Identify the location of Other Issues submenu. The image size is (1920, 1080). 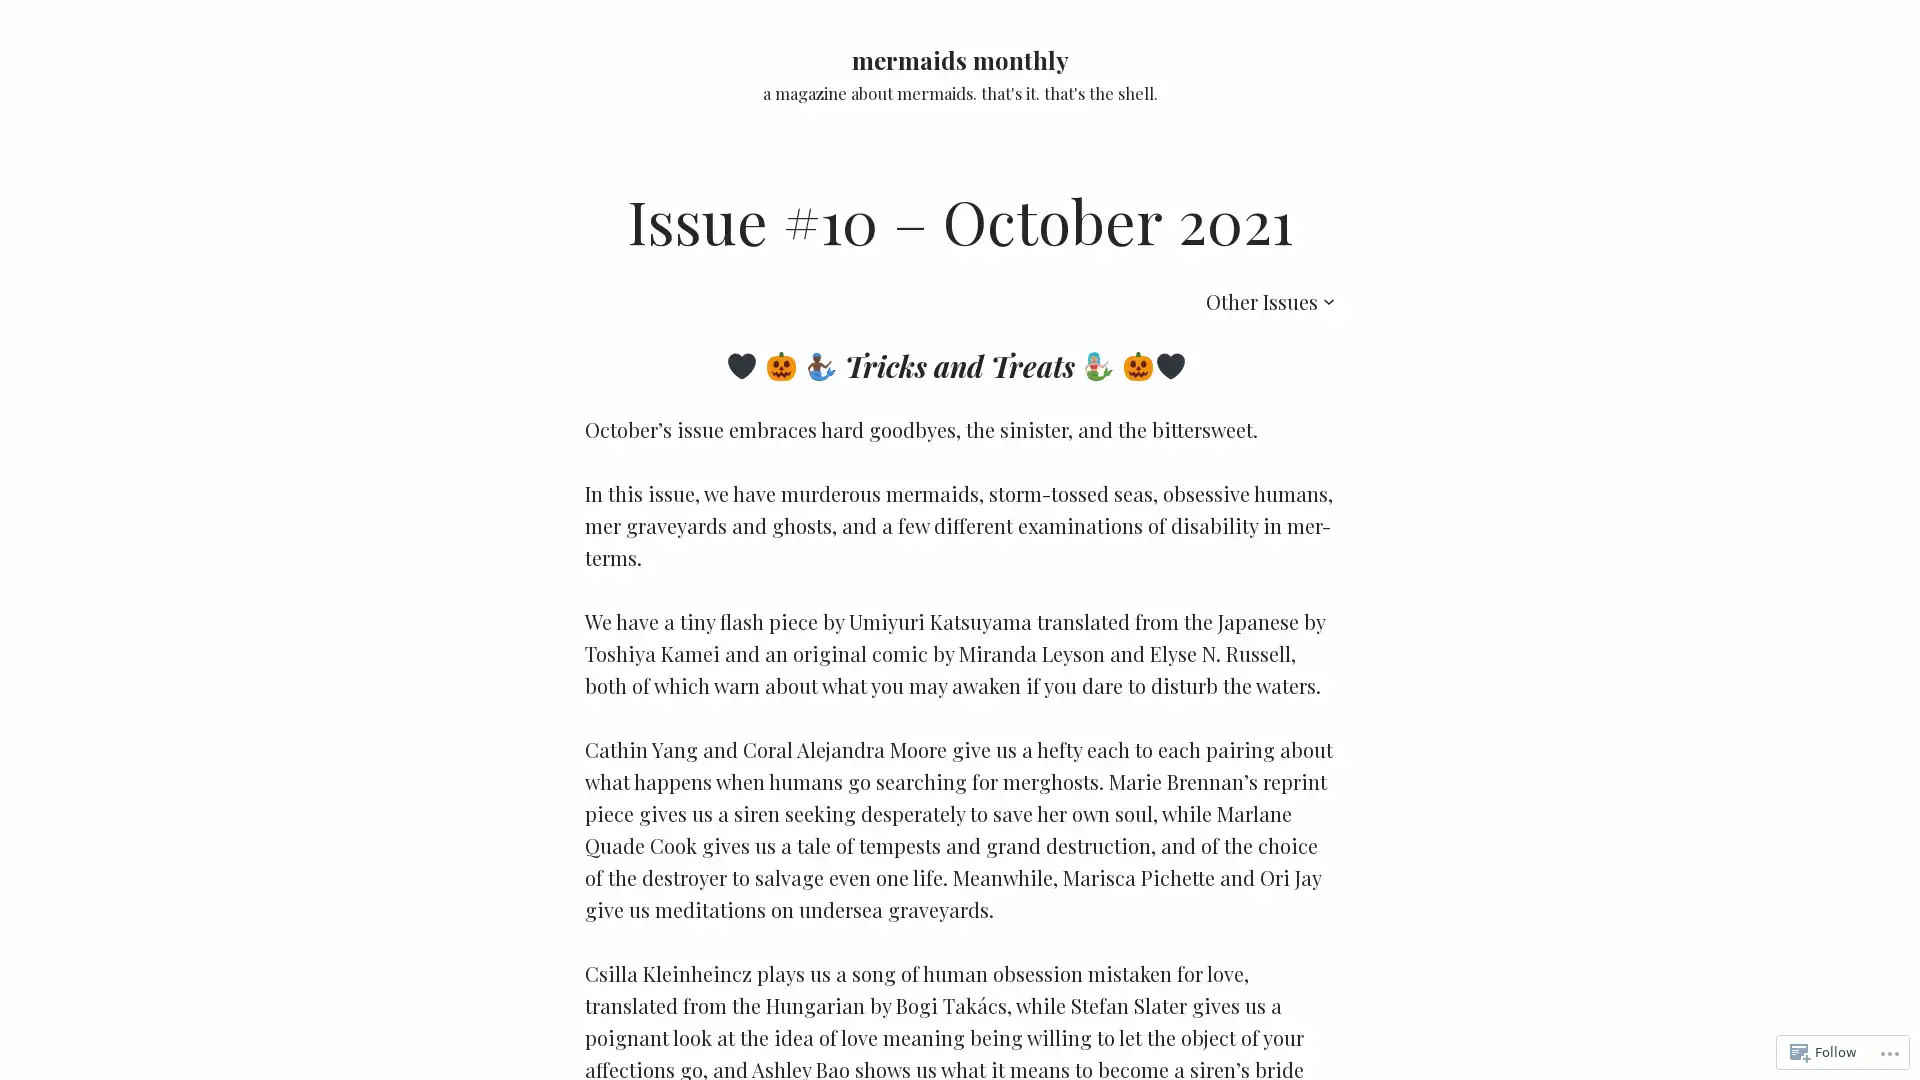
(1329, 300).